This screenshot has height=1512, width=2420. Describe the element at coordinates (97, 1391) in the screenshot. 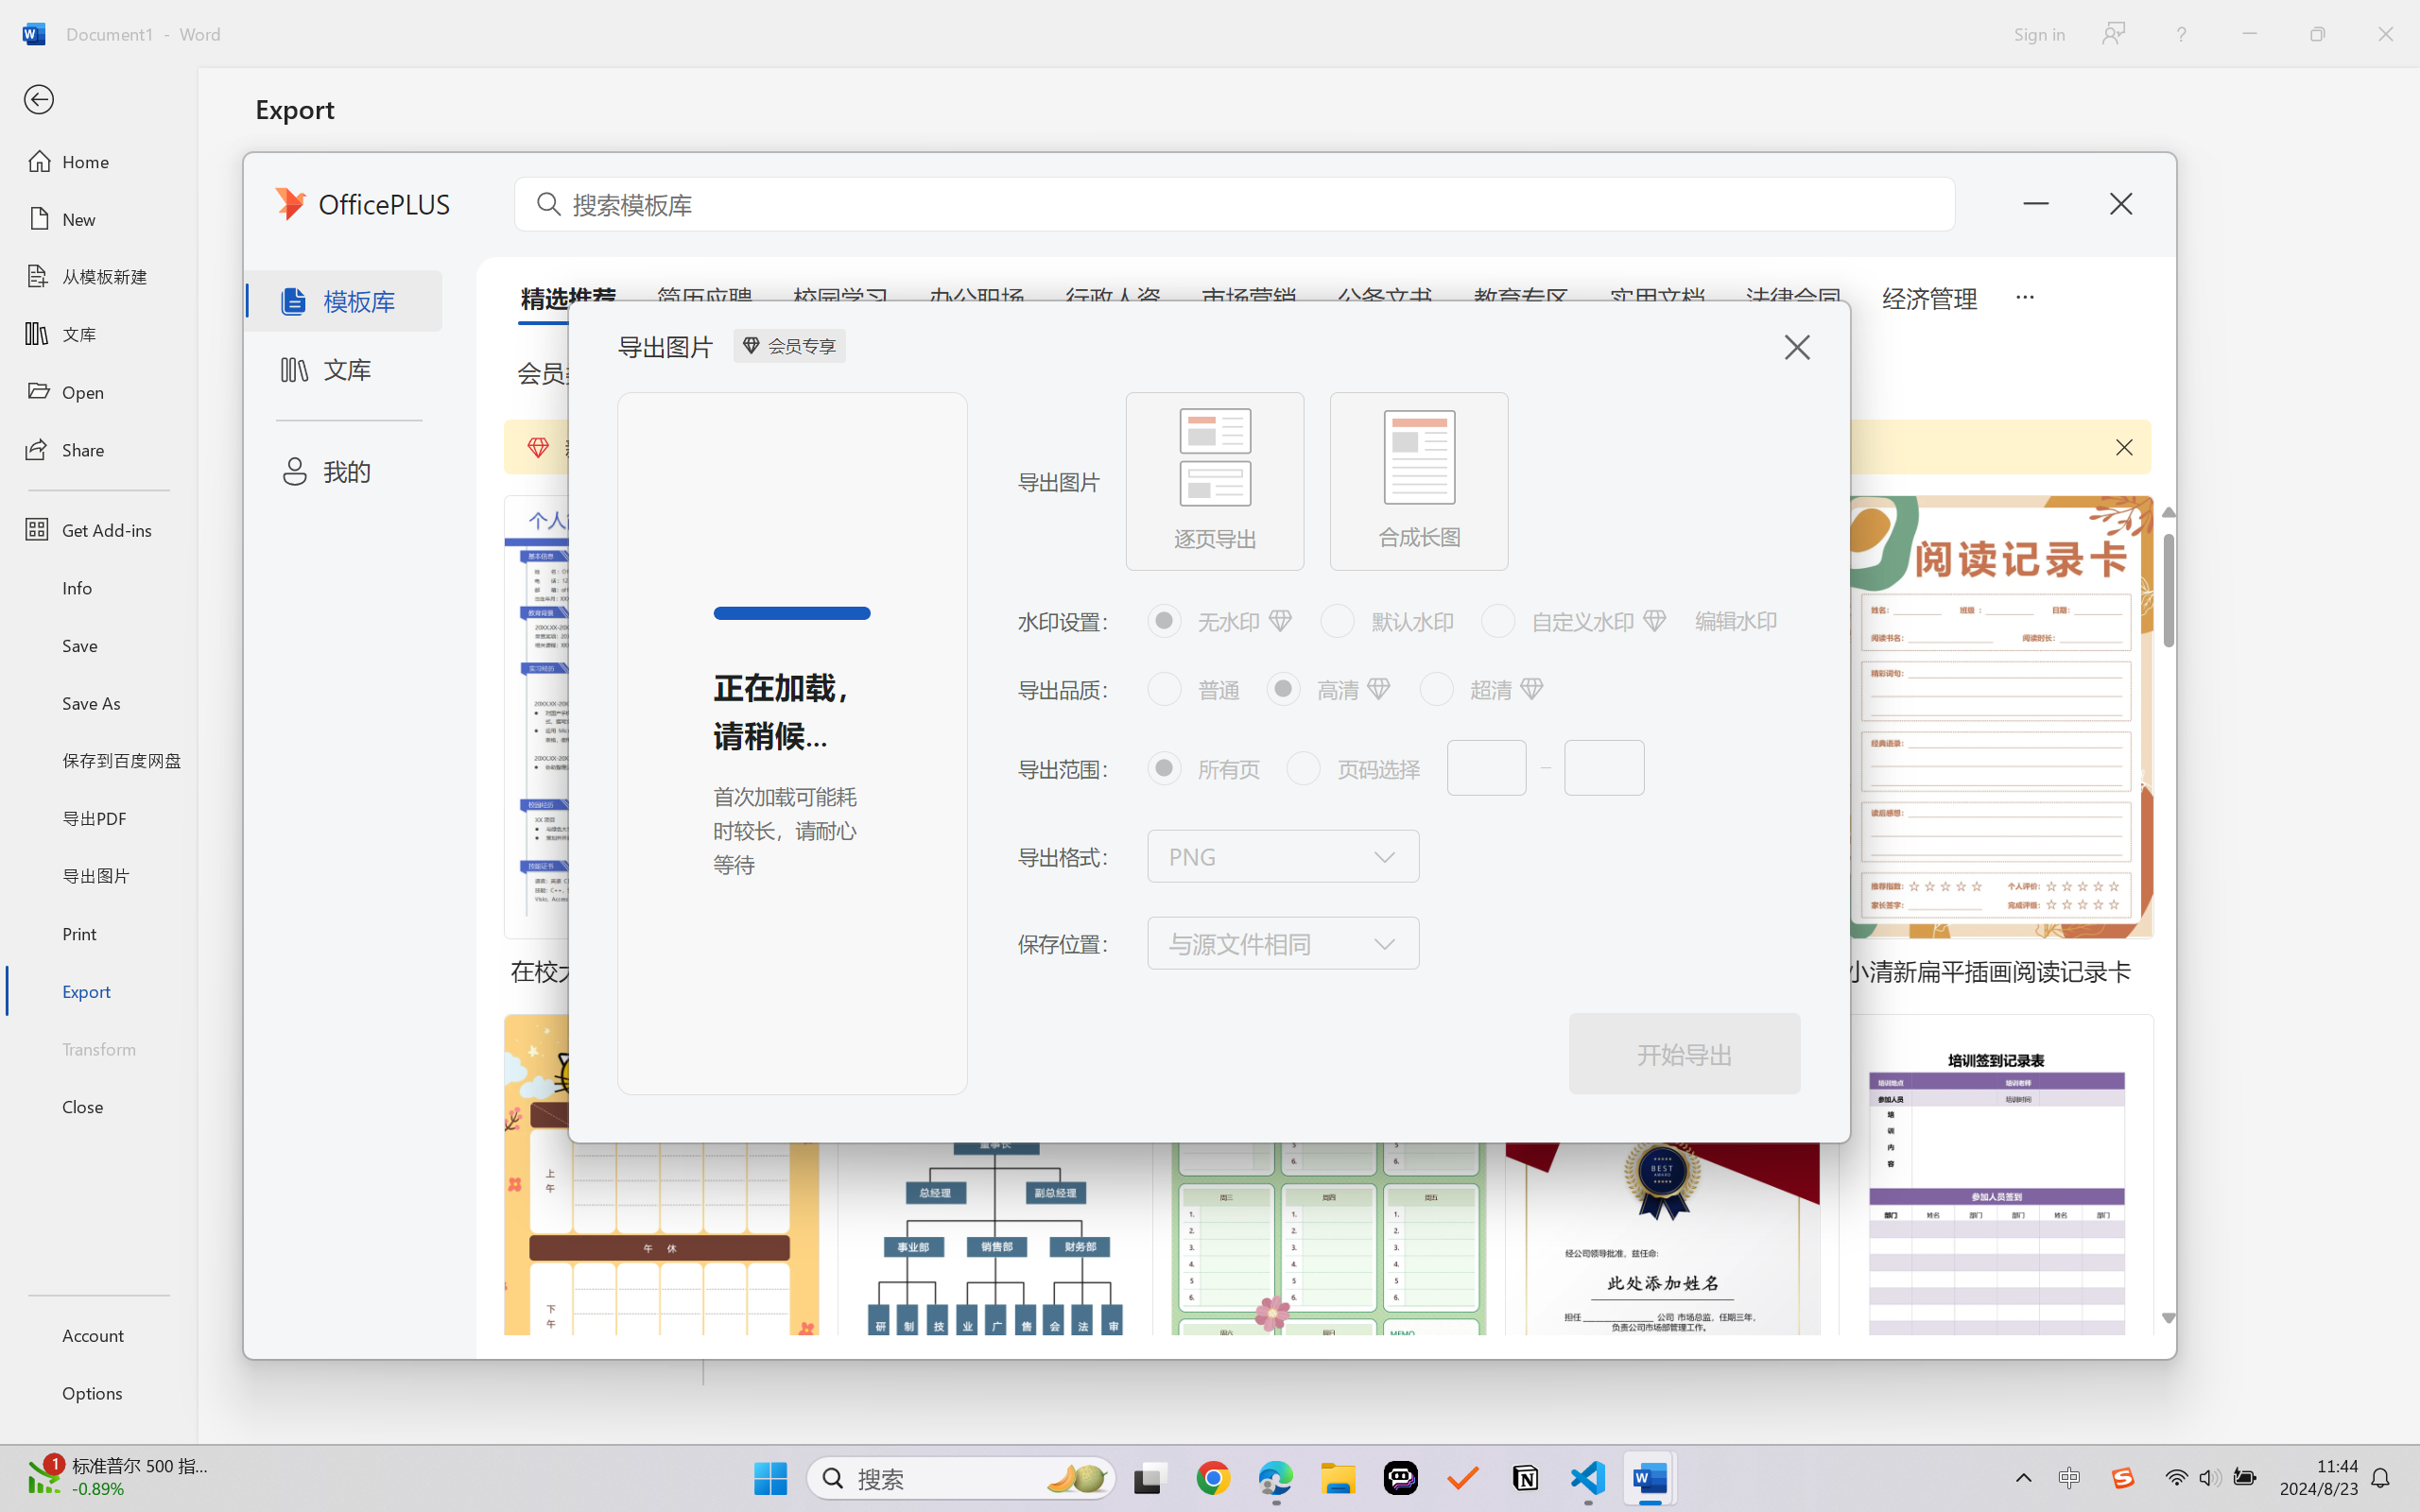

I see `'Options'` at that location.